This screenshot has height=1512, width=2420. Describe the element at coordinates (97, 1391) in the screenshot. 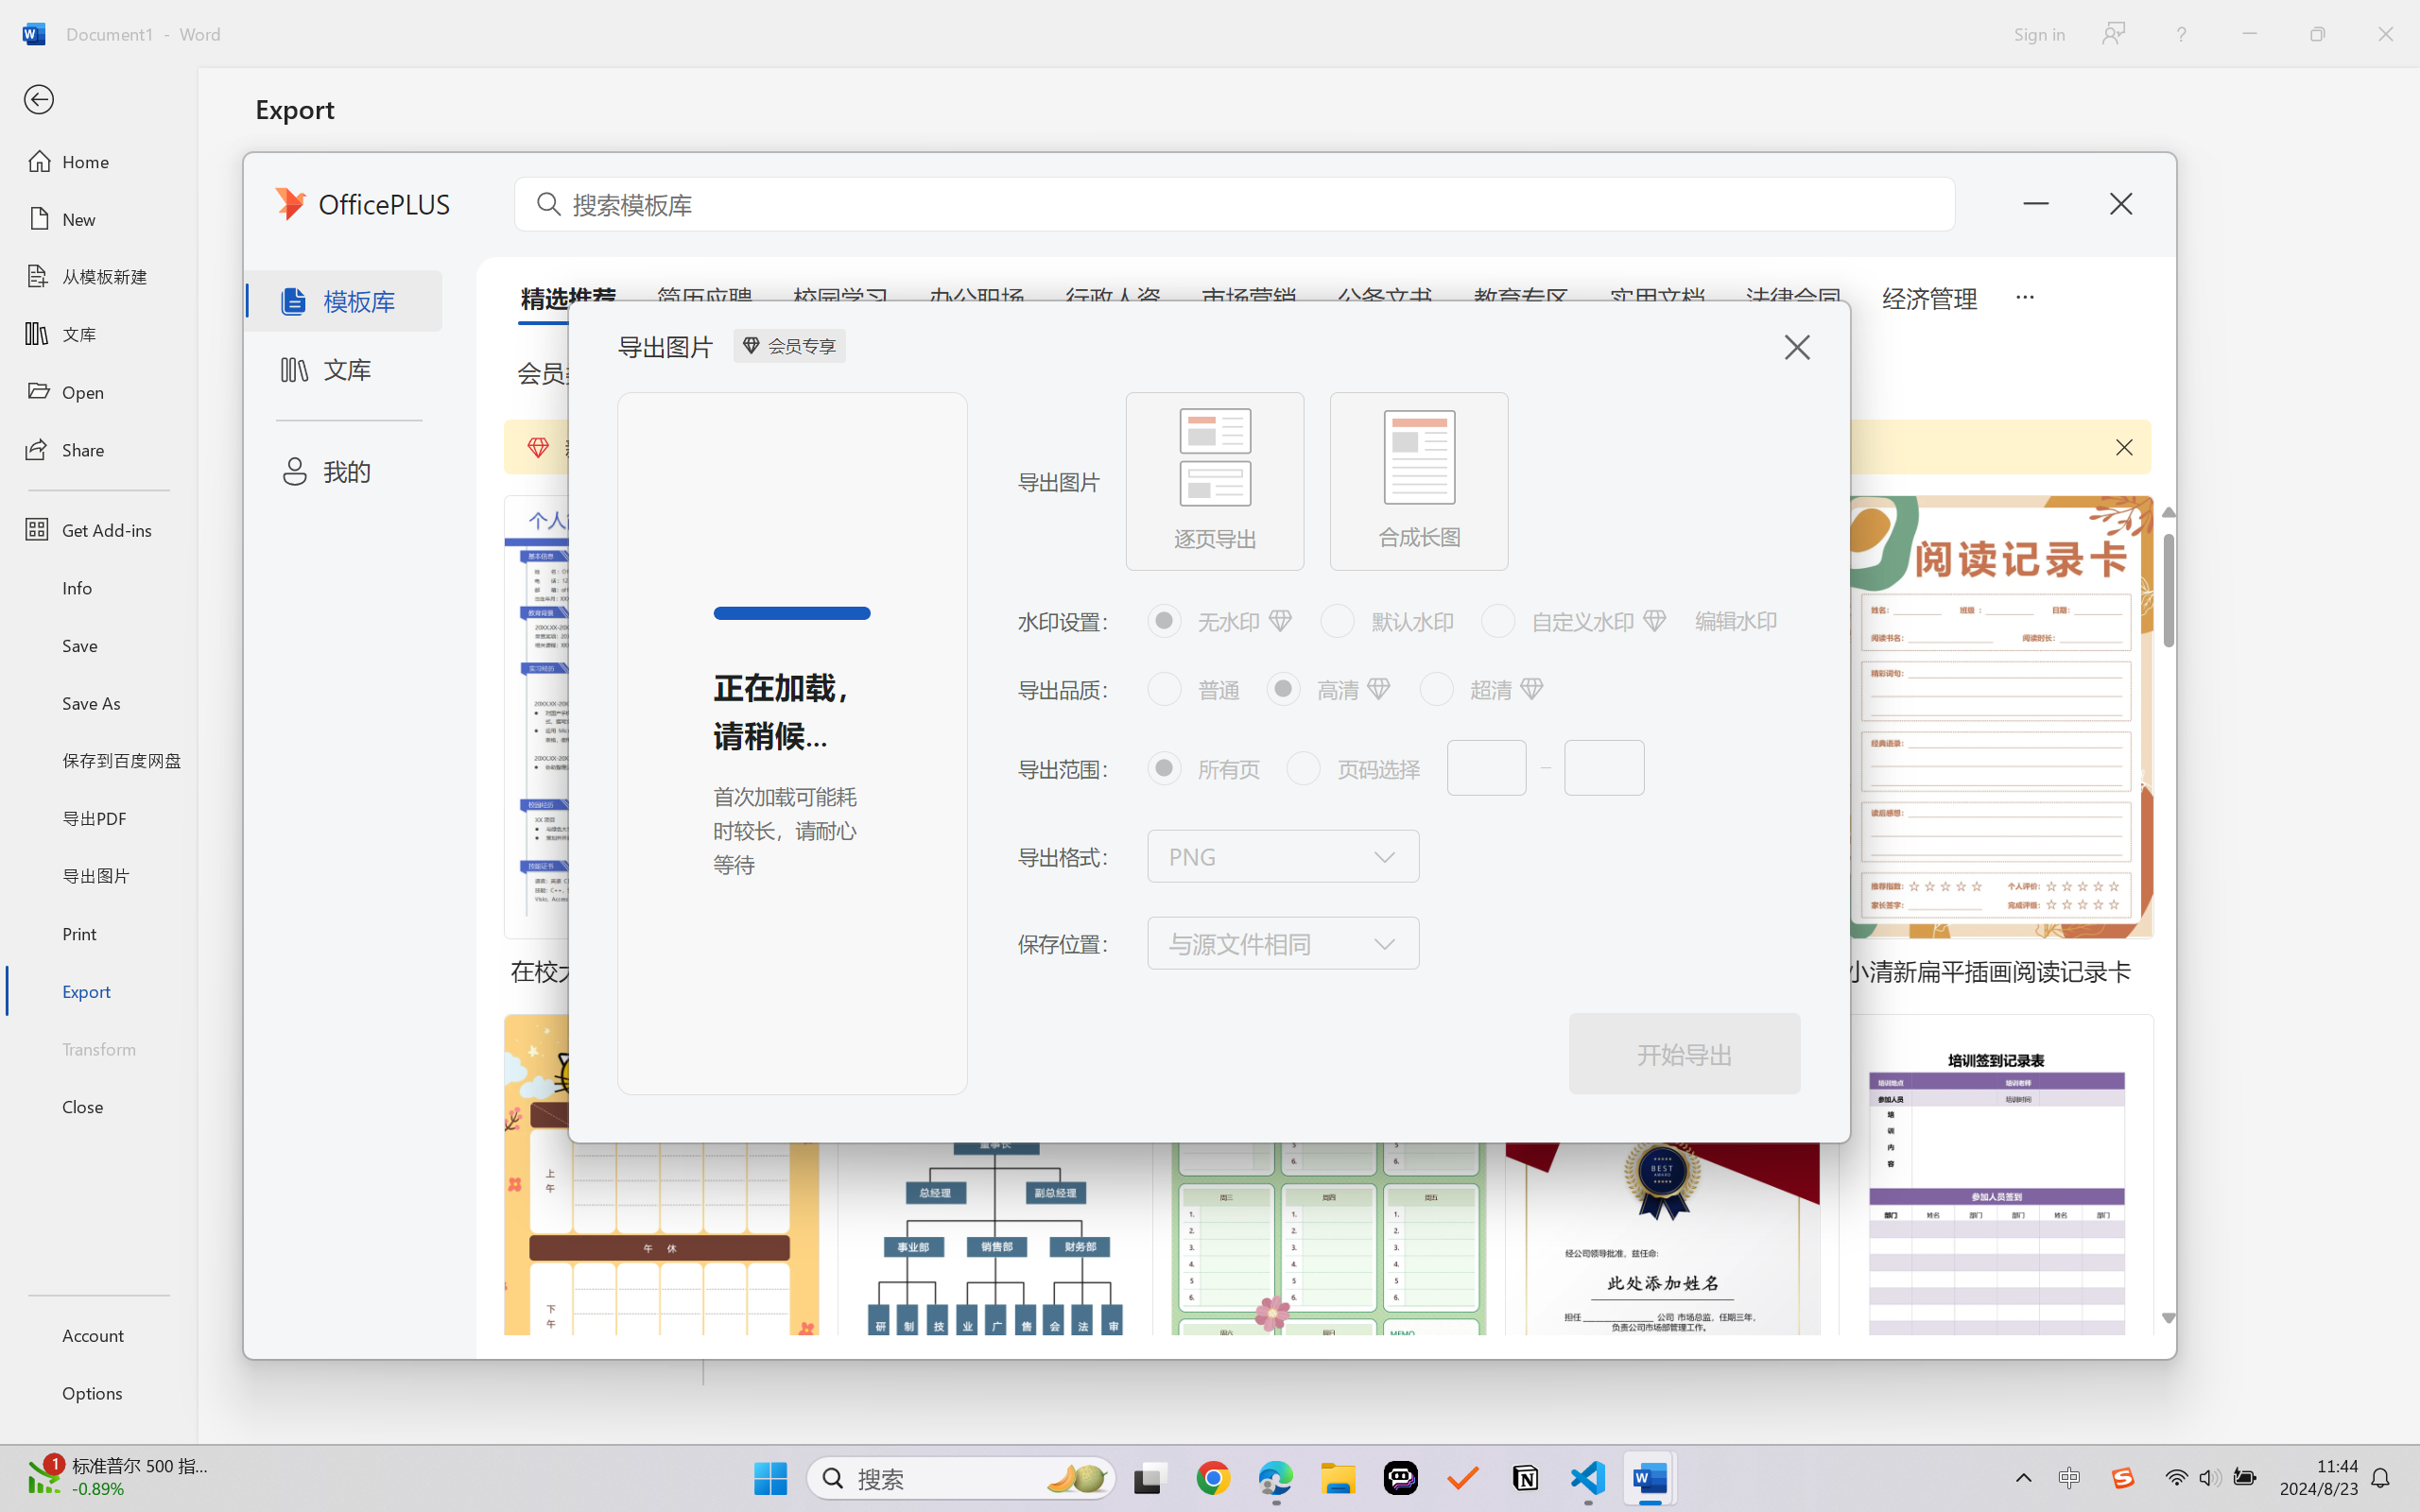

I see `'Options'` at that location.